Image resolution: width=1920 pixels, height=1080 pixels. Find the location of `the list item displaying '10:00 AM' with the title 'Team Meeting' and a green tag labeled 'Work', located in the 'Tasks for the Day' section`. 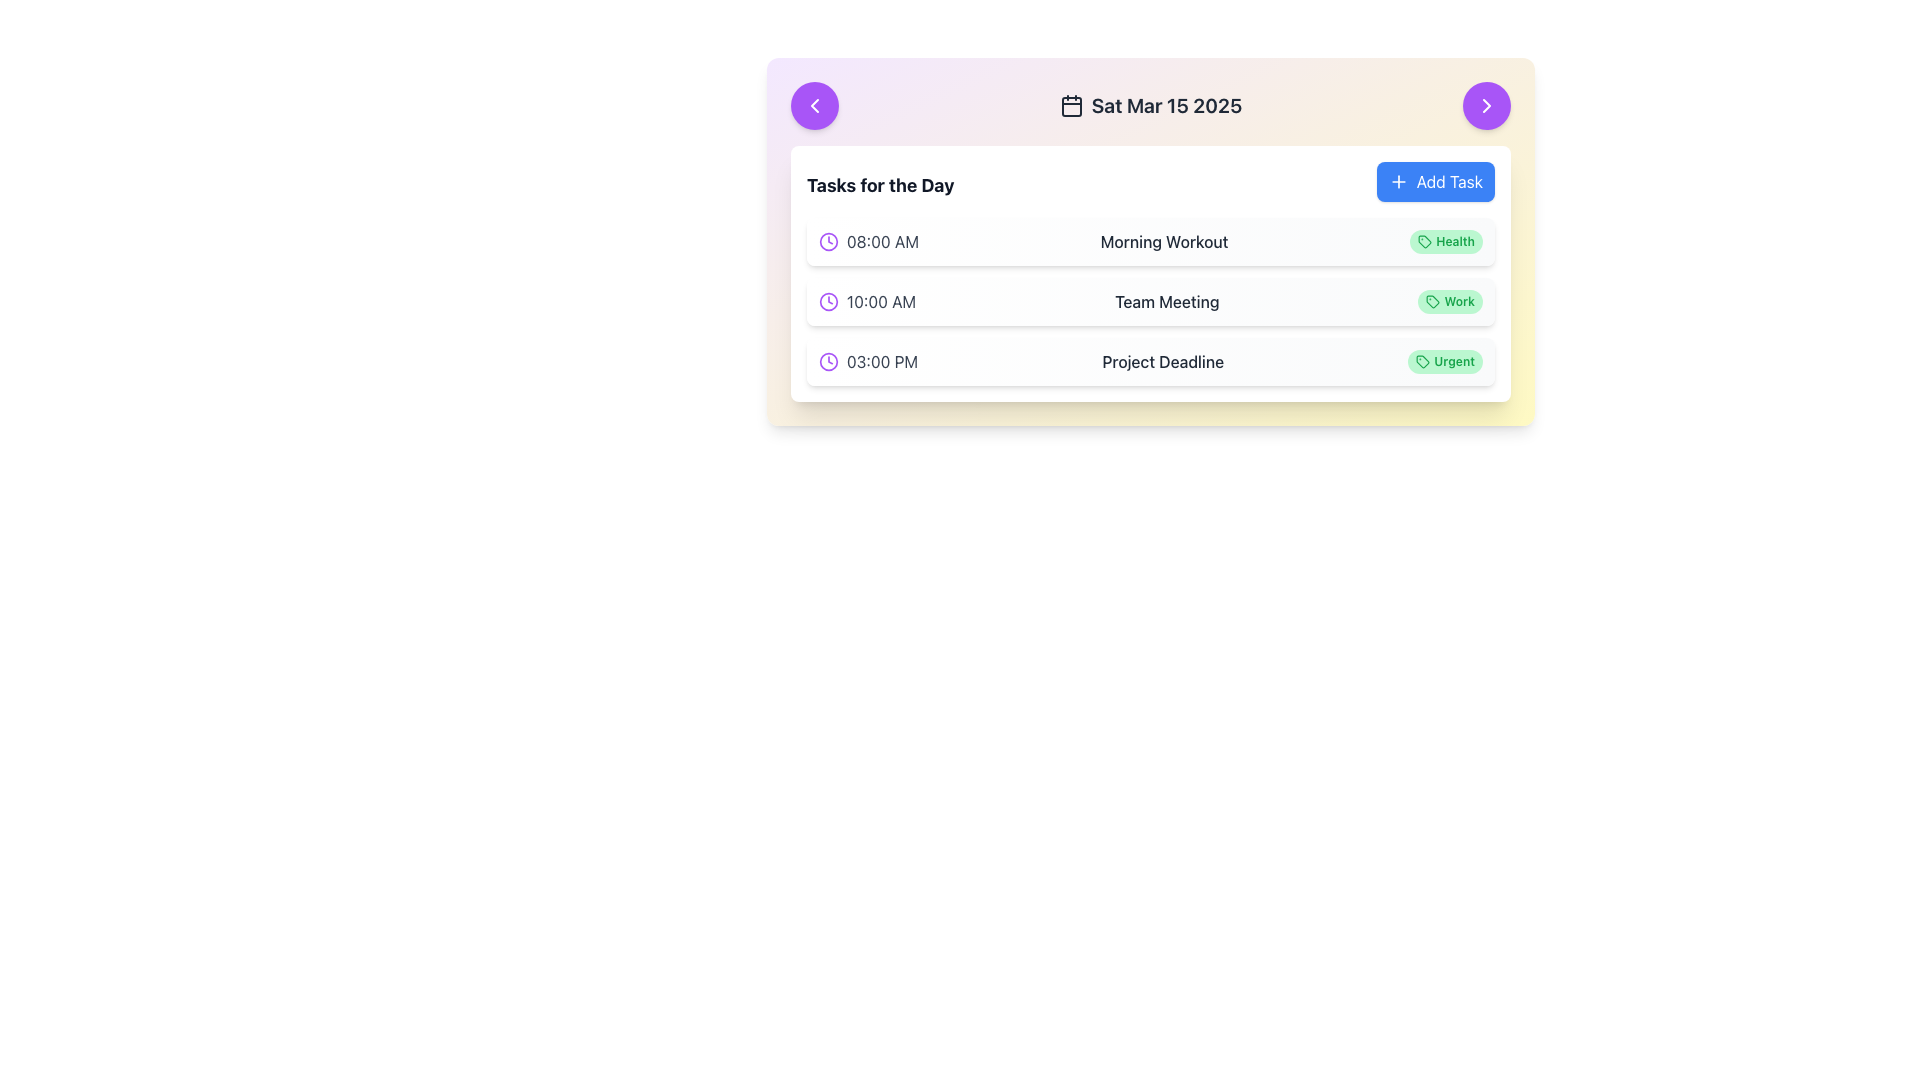

the list item displaying '10:00 AM' with the title 'Team Meeting' and a green tag labeled 'Work', located in the 'Tasks for the Day' section is located at coordinates (1151, 301).